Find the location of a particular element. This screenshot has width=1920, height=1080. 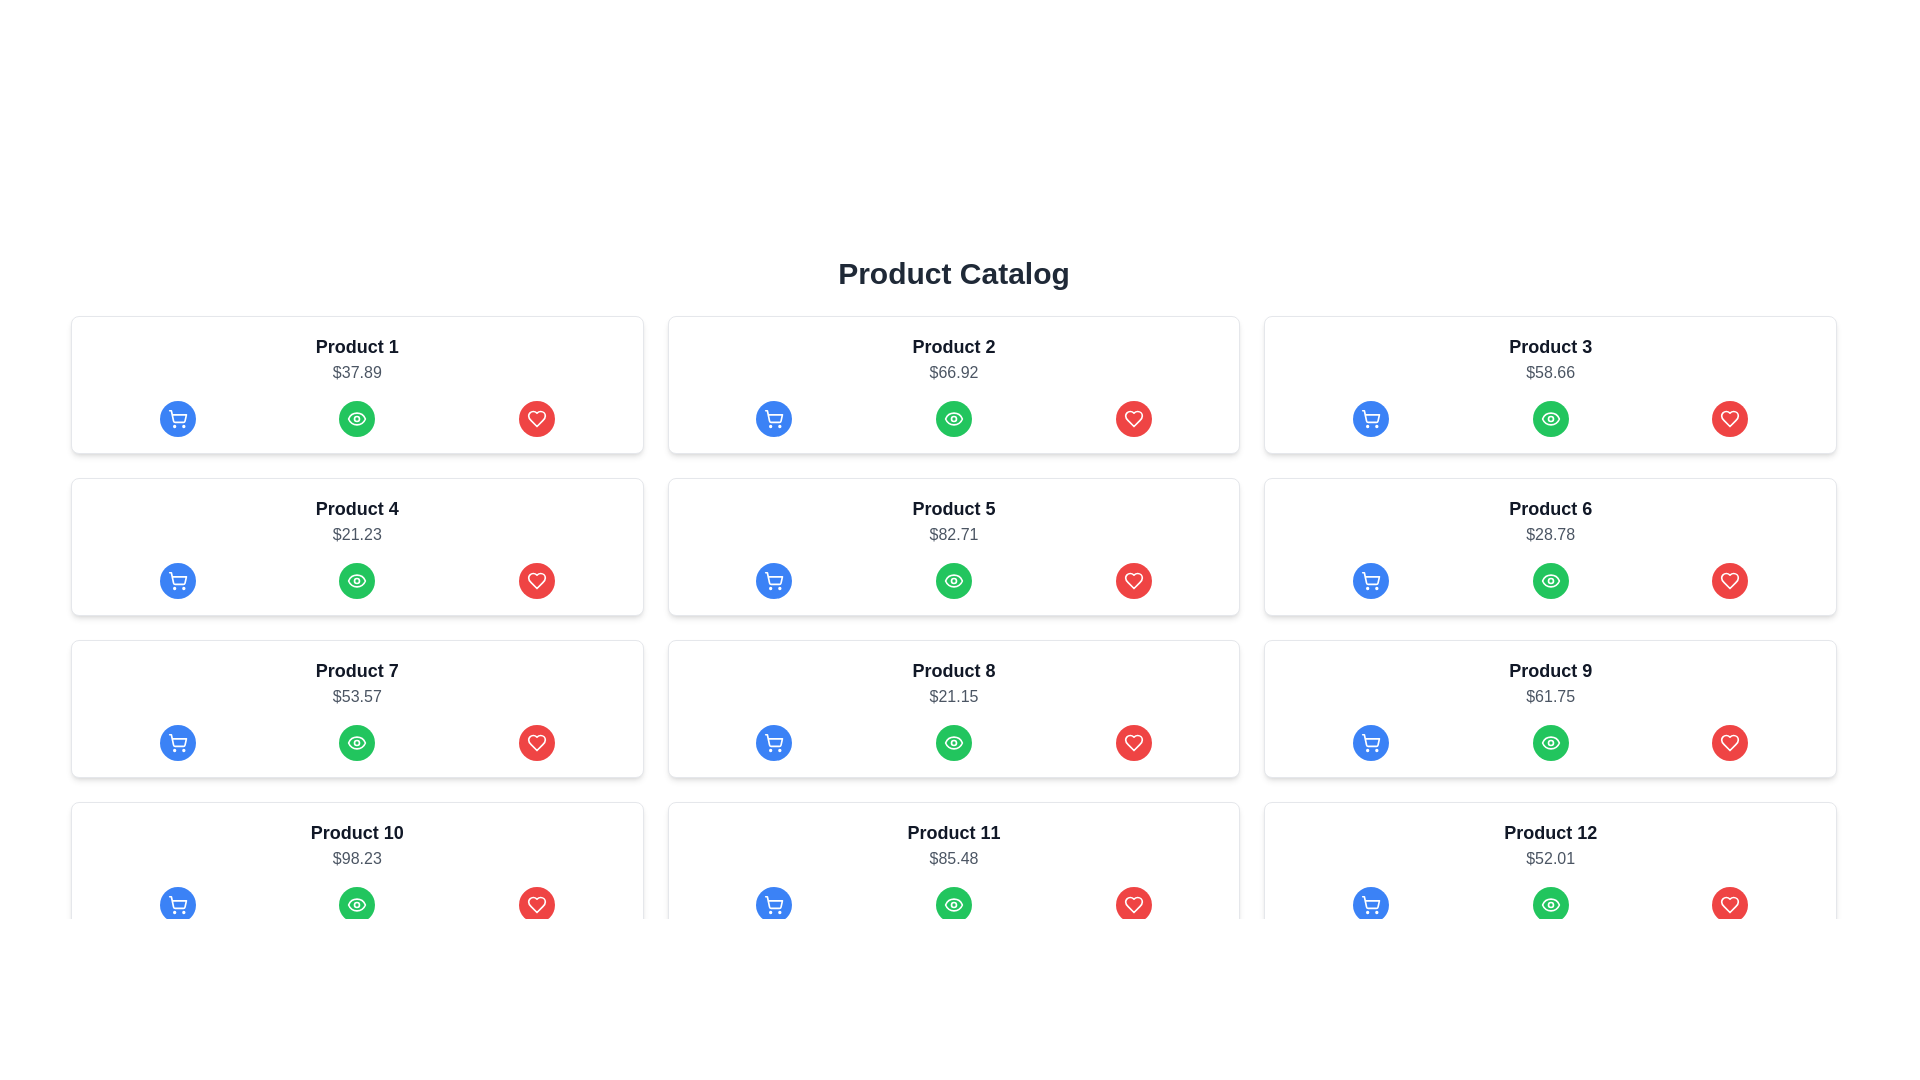

the middle button in the row of action buttons below 'Product 6' priced at '$28.78' is located at coordinates (1549, 581).